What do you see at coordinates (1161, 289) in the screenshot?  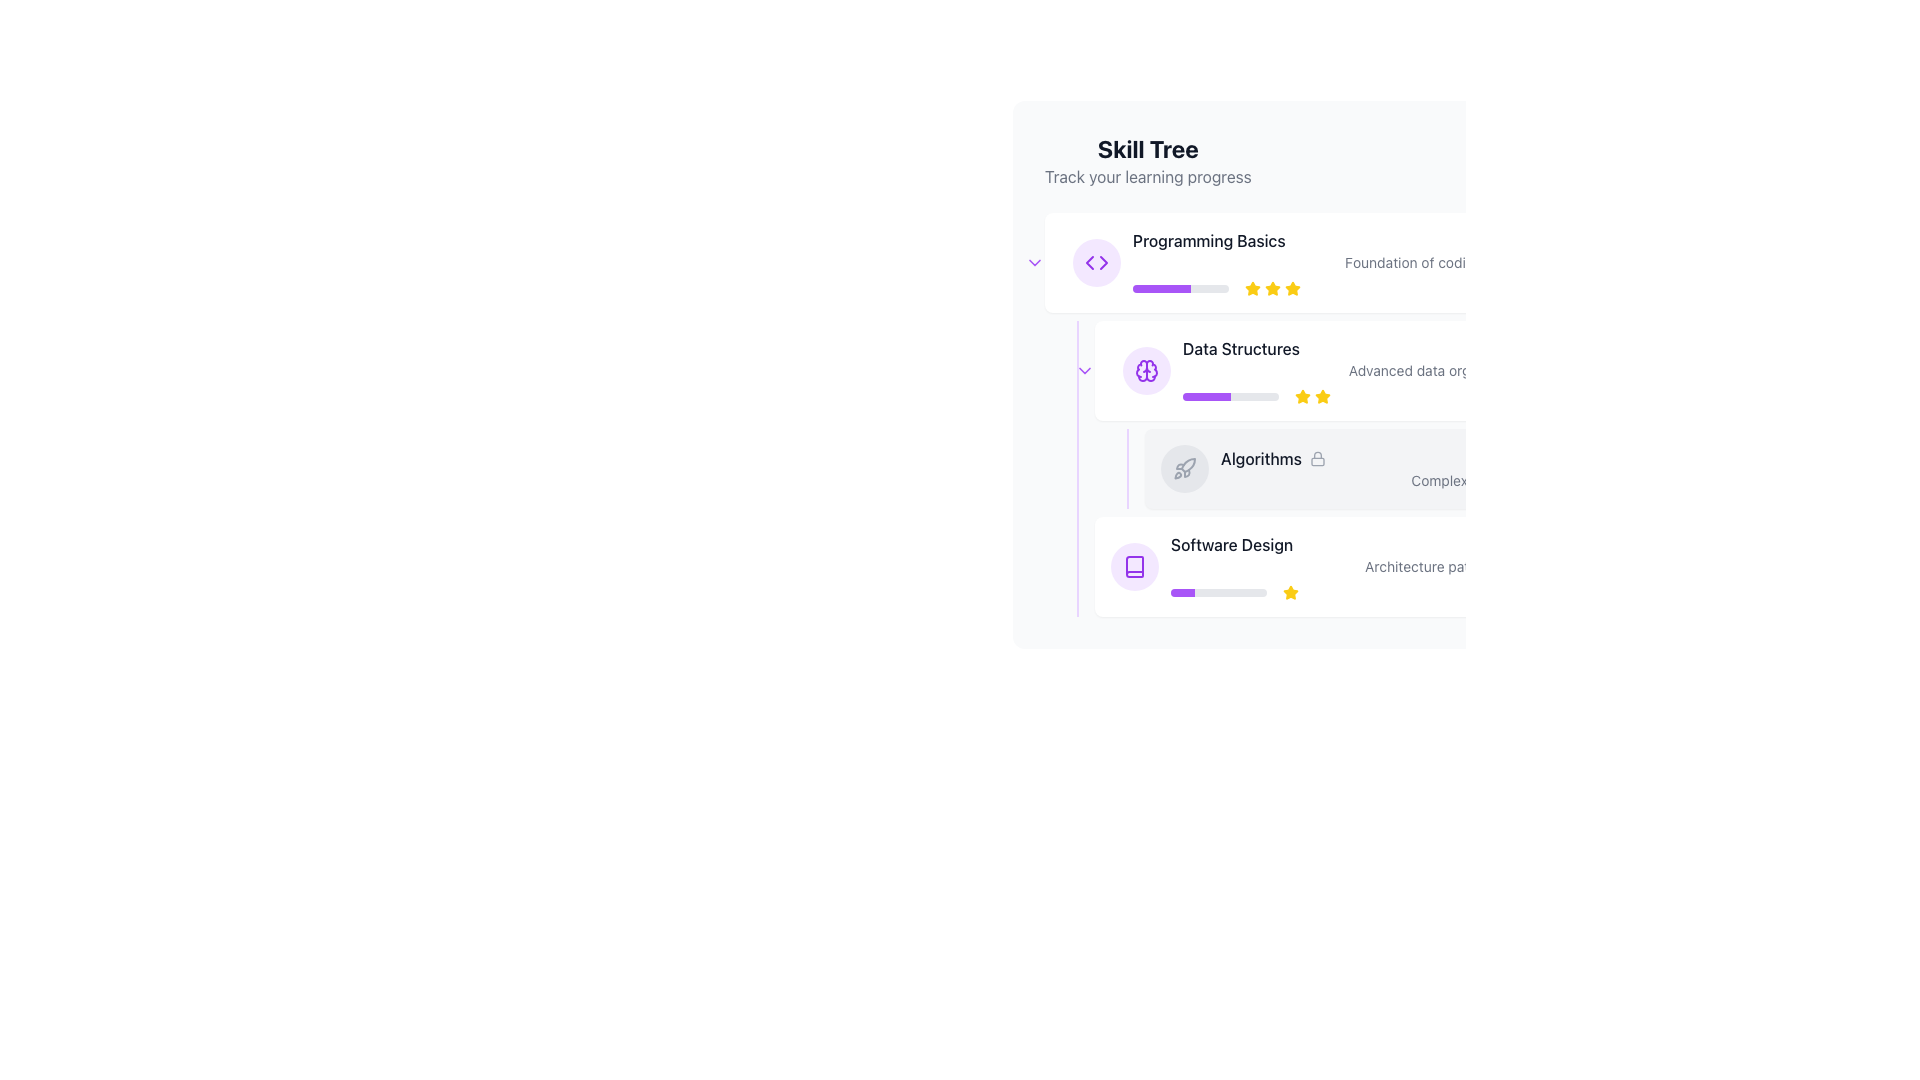 I see `the progress bar segment representing the user's progress in the 'Programming Basics' section of the Skill Tree interface` at bounding box center [1161, 289].